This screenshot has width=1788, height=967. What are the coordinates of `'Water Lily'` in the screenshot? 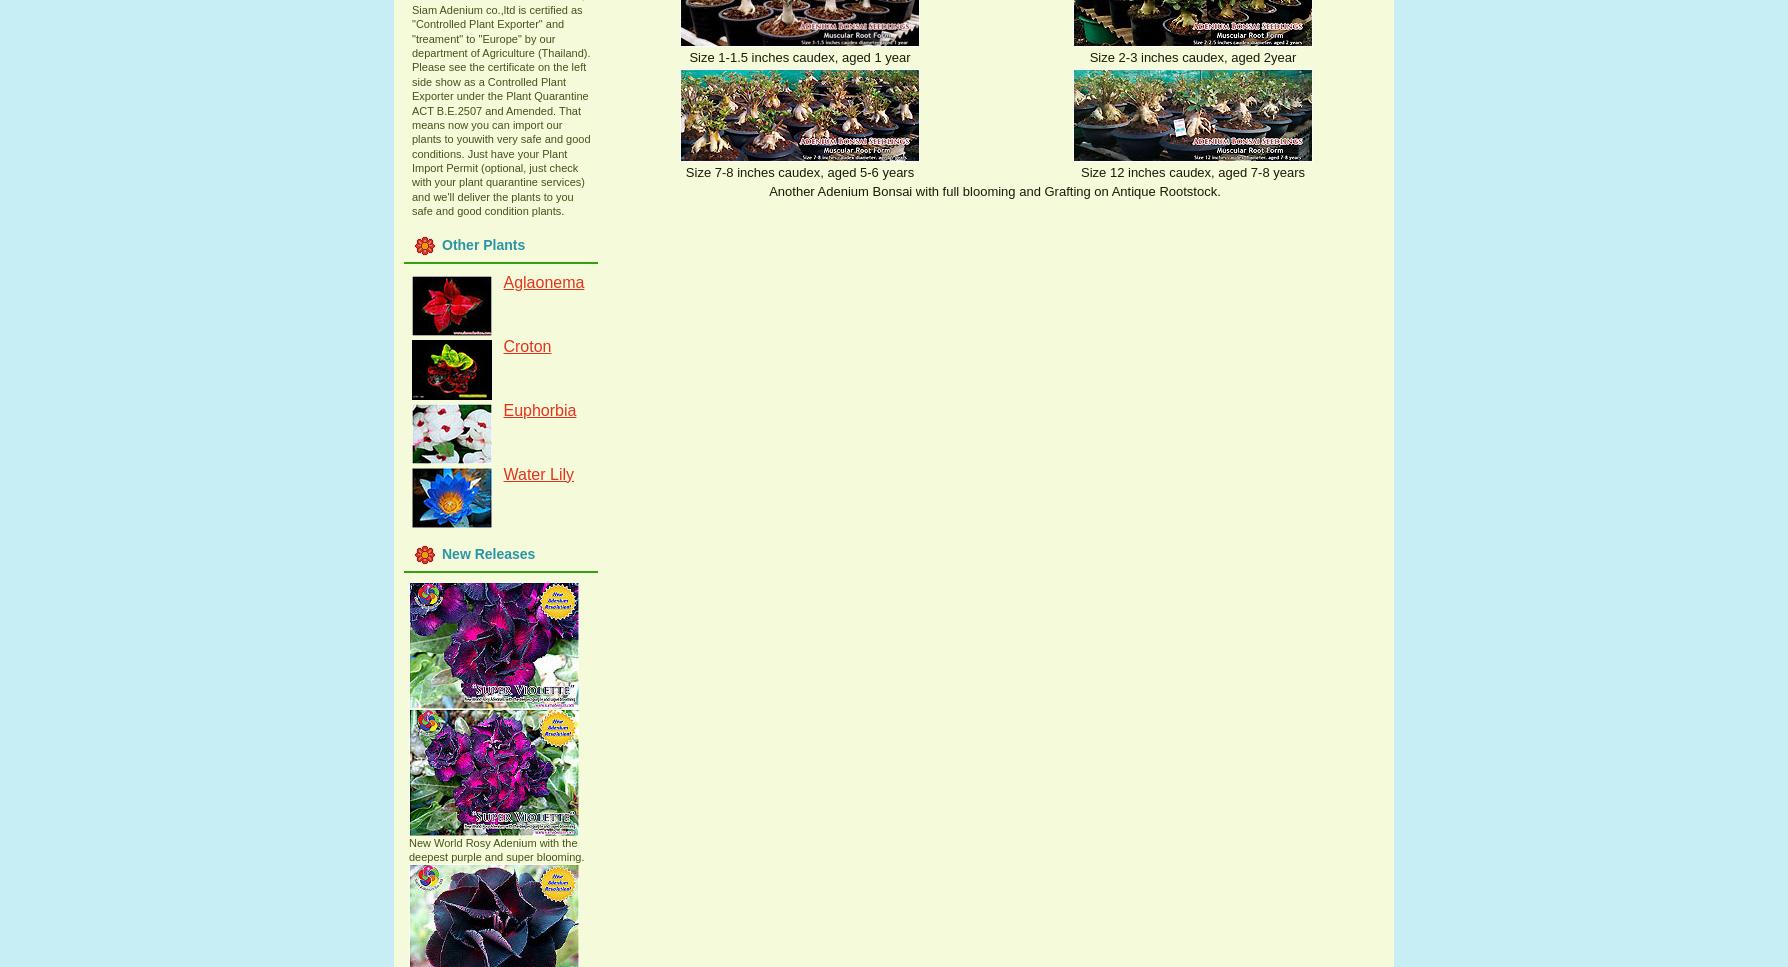 It's located at (502, 473).